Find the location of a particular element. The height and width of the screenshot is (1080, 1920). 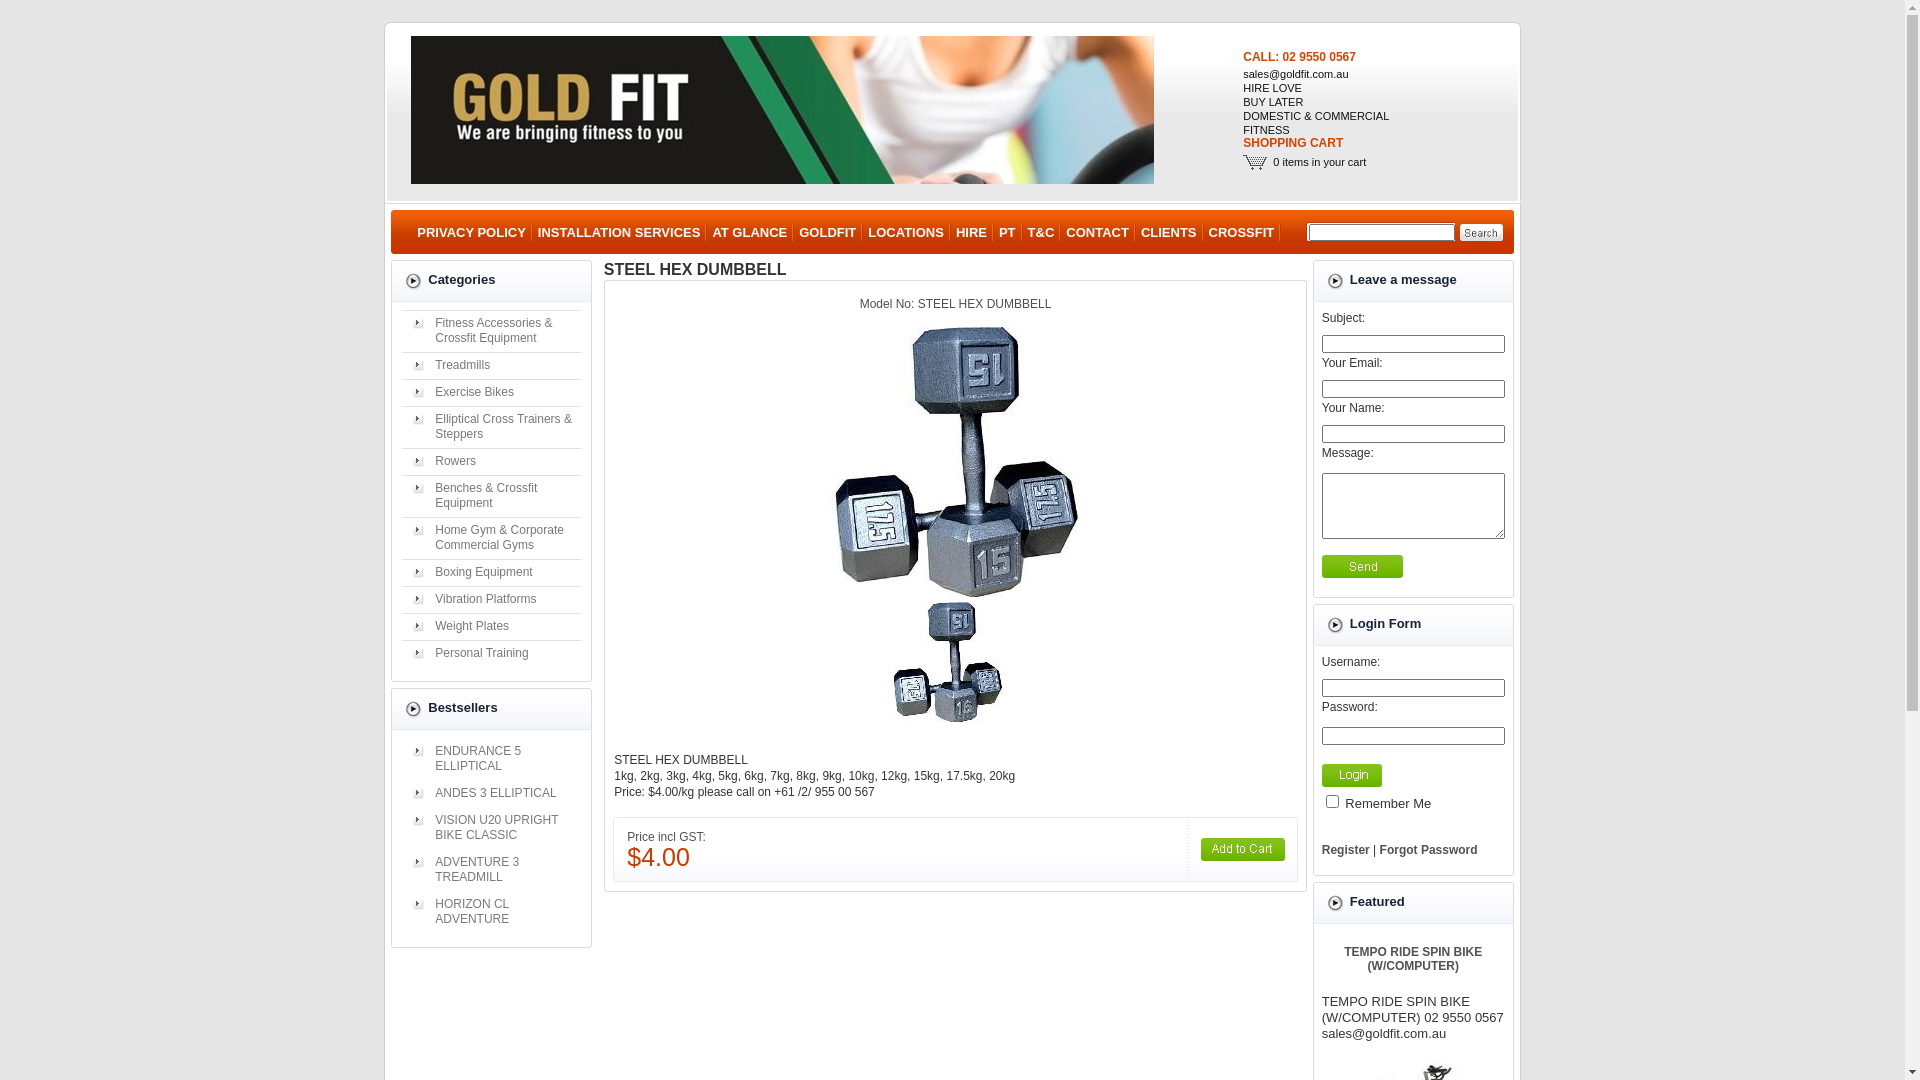

'VISION U20 UPRIGHT BIKE CLASSIC' is located at coordinates (401, 828).